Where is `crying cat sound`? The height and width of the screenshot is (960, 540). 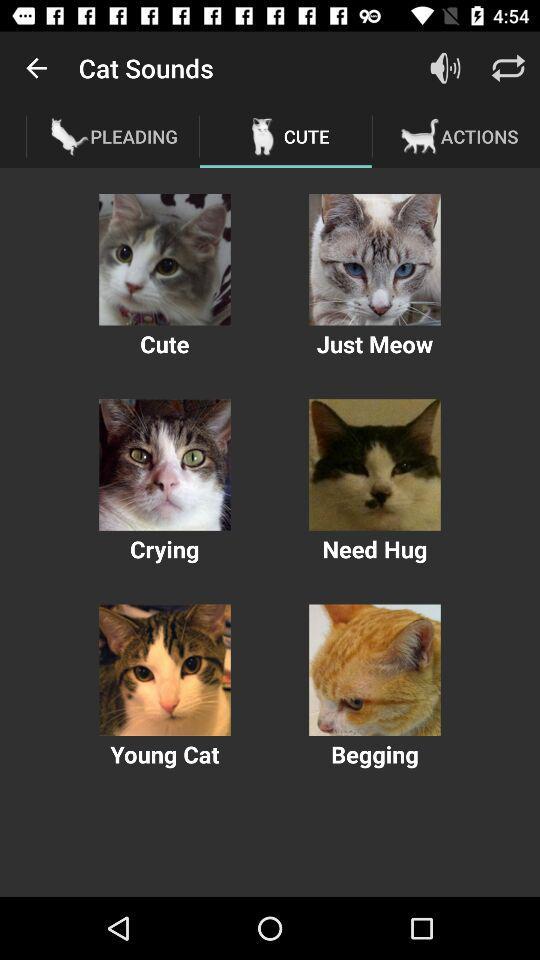 crying cat sound is located at coordinates (164, 465).